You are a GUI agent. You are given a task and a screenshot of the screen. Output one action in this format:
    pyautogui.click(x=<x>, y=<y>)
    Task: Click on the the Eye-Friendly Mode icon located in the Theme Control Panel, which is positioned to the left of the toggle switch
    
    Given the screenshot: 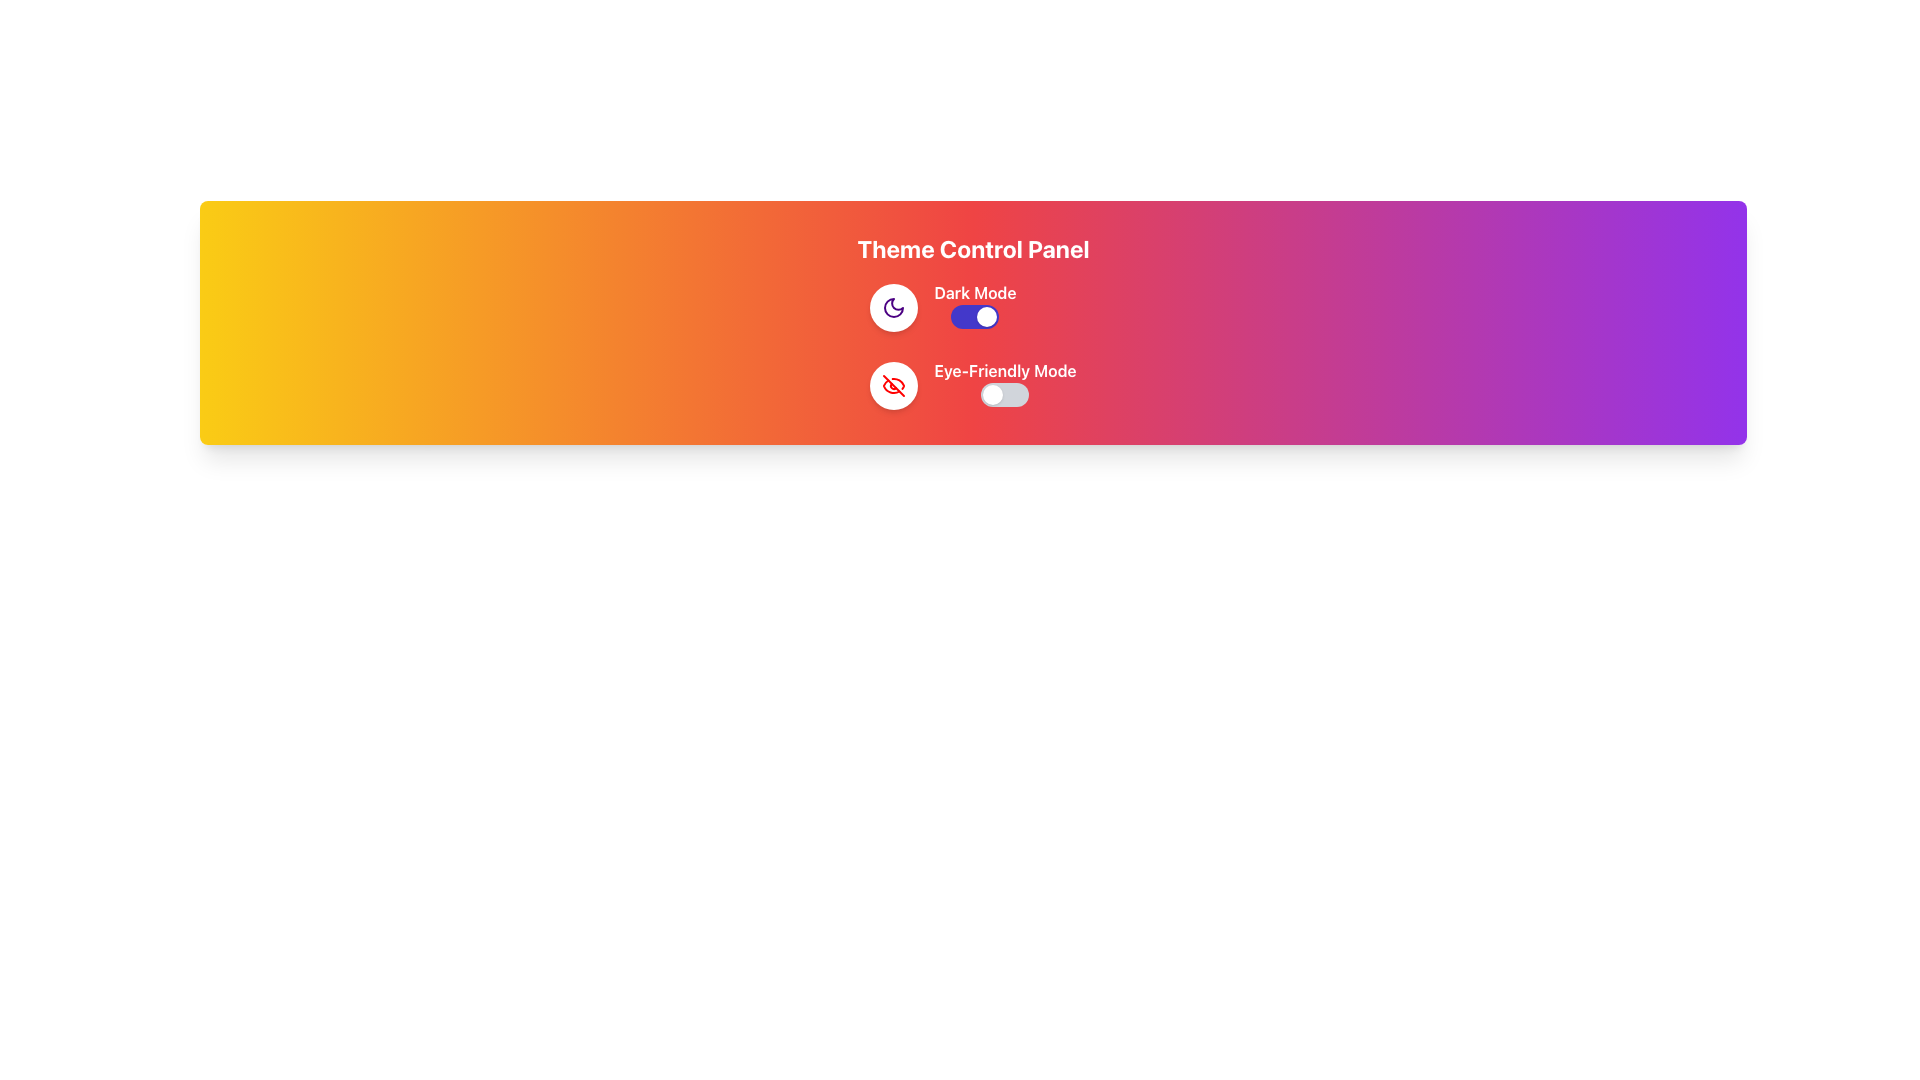 What is the action you would take?
    pyautogui.click(x=893, y=385)
    